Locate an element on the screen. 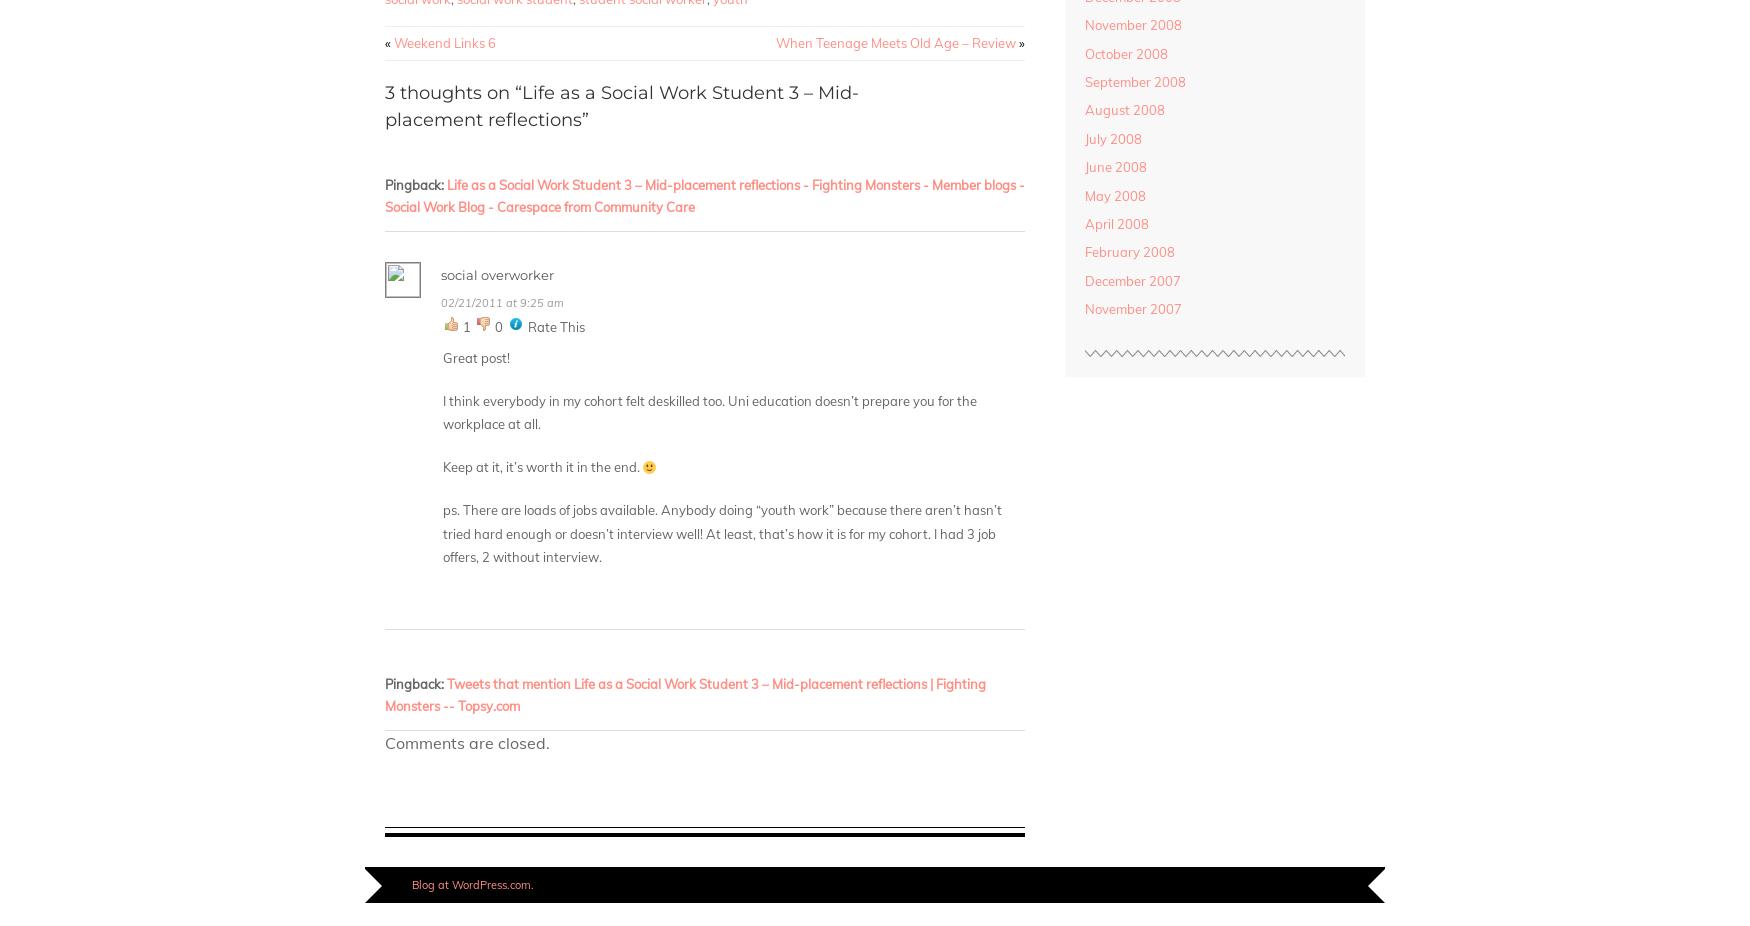 This screenshot has height=926, width=1750. '1' is located at coordinates (466, 326).